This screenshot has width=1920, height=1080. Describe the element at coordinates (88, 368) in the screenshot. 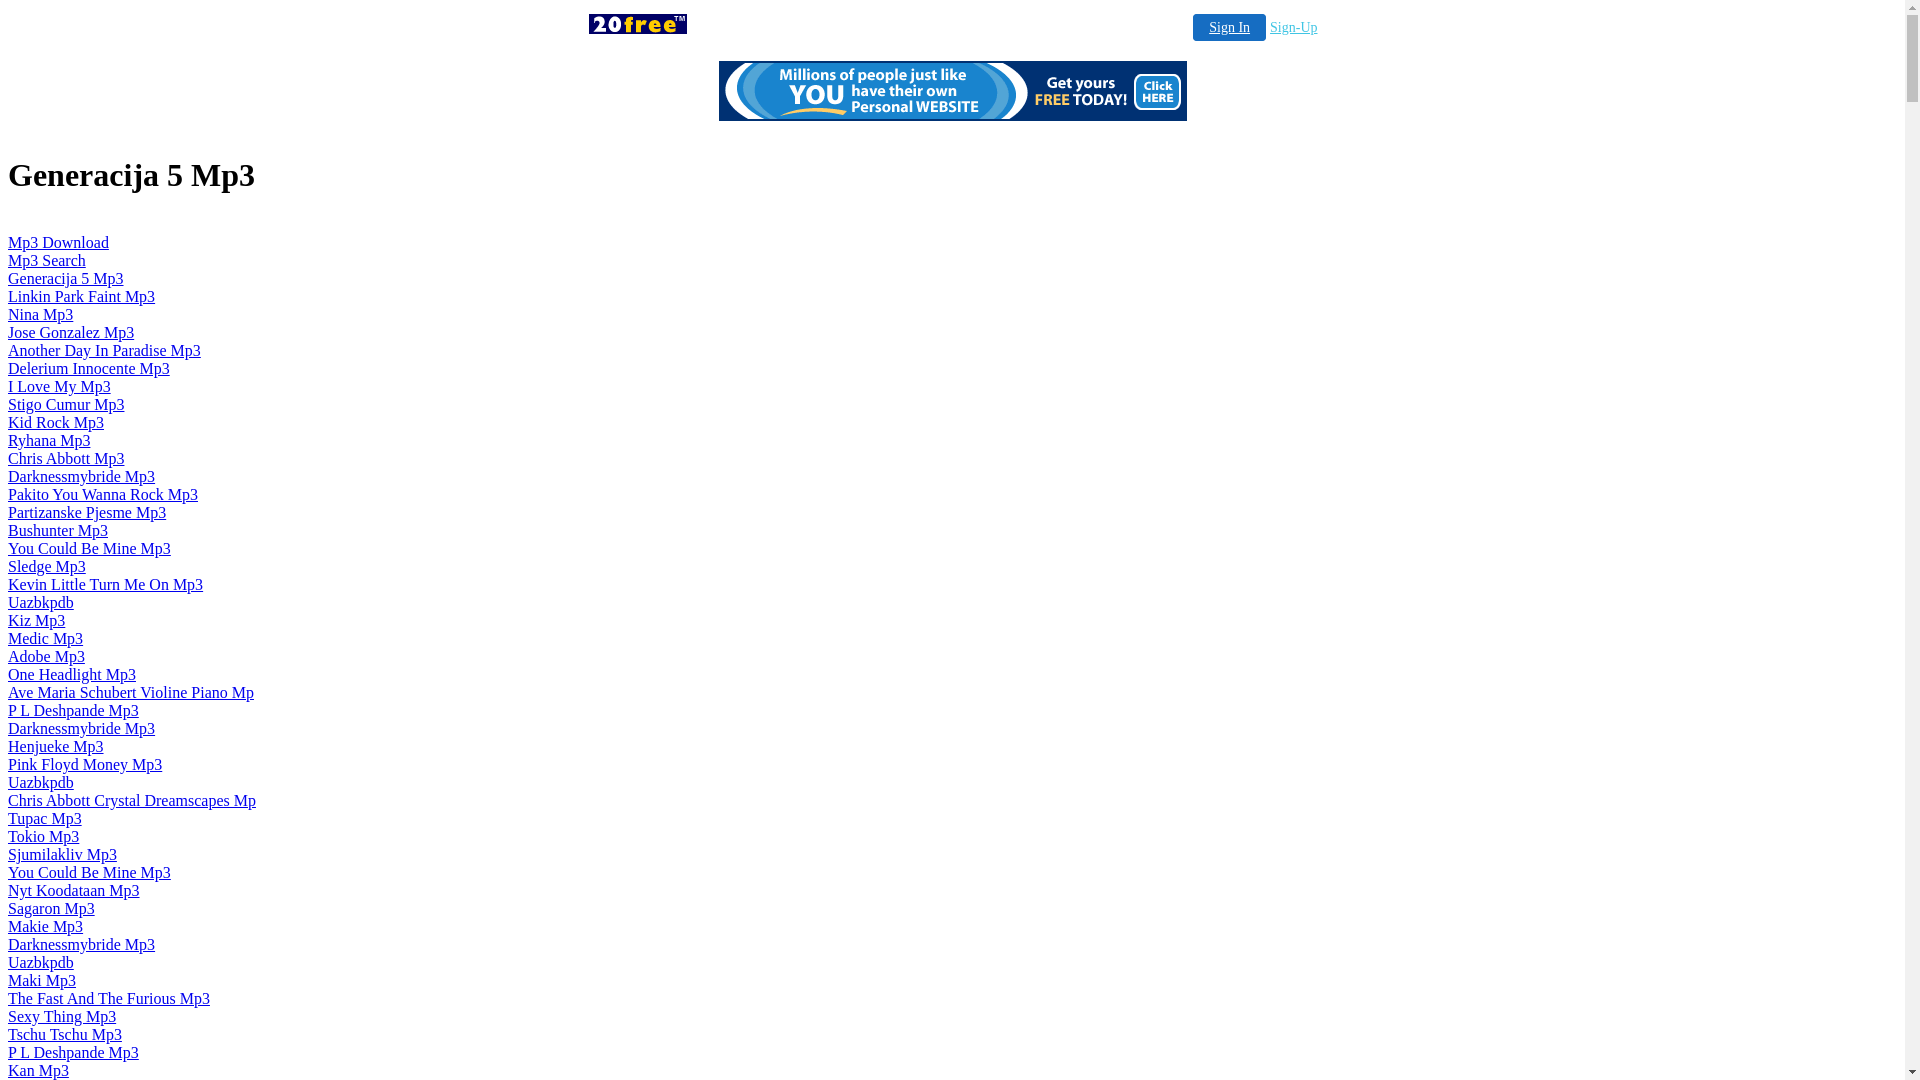

I see `'Delerium Innocente Mp3'` at that location.